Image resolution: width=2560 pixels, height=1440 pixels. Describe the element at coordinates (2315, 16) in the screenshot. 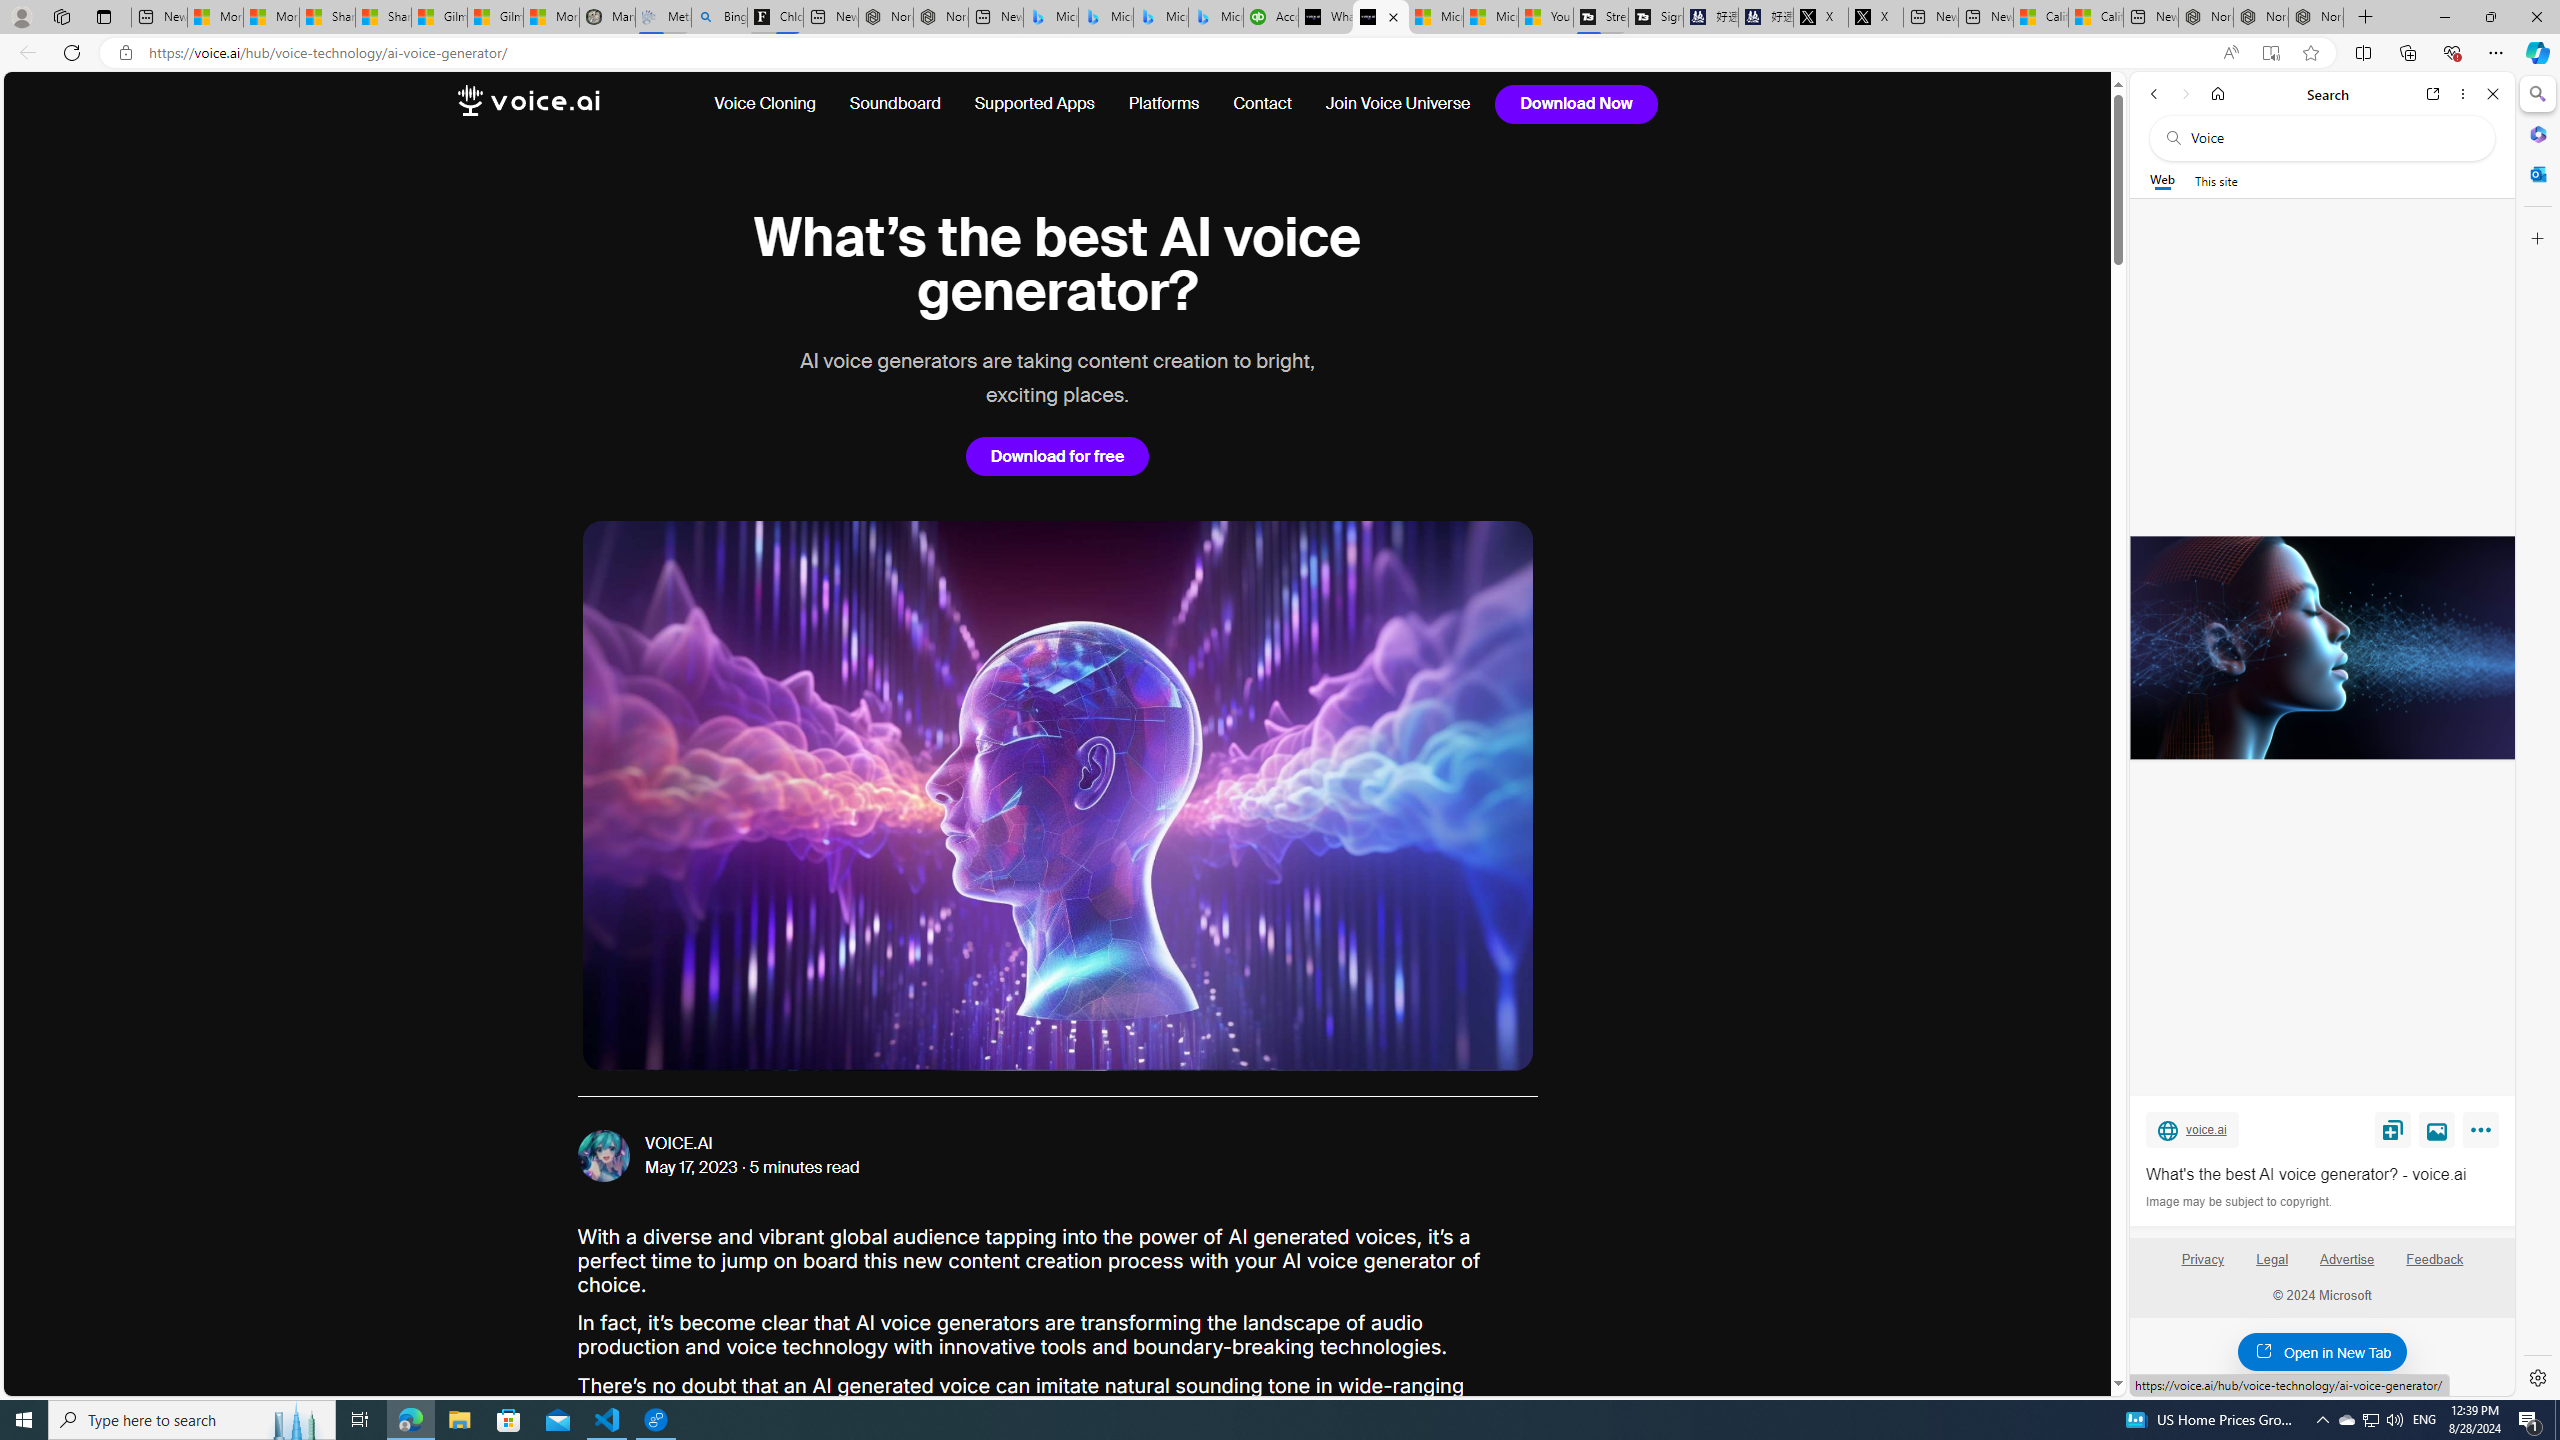

I see `'Nordace - Siena Pro 15 Essential Set'` at that location.